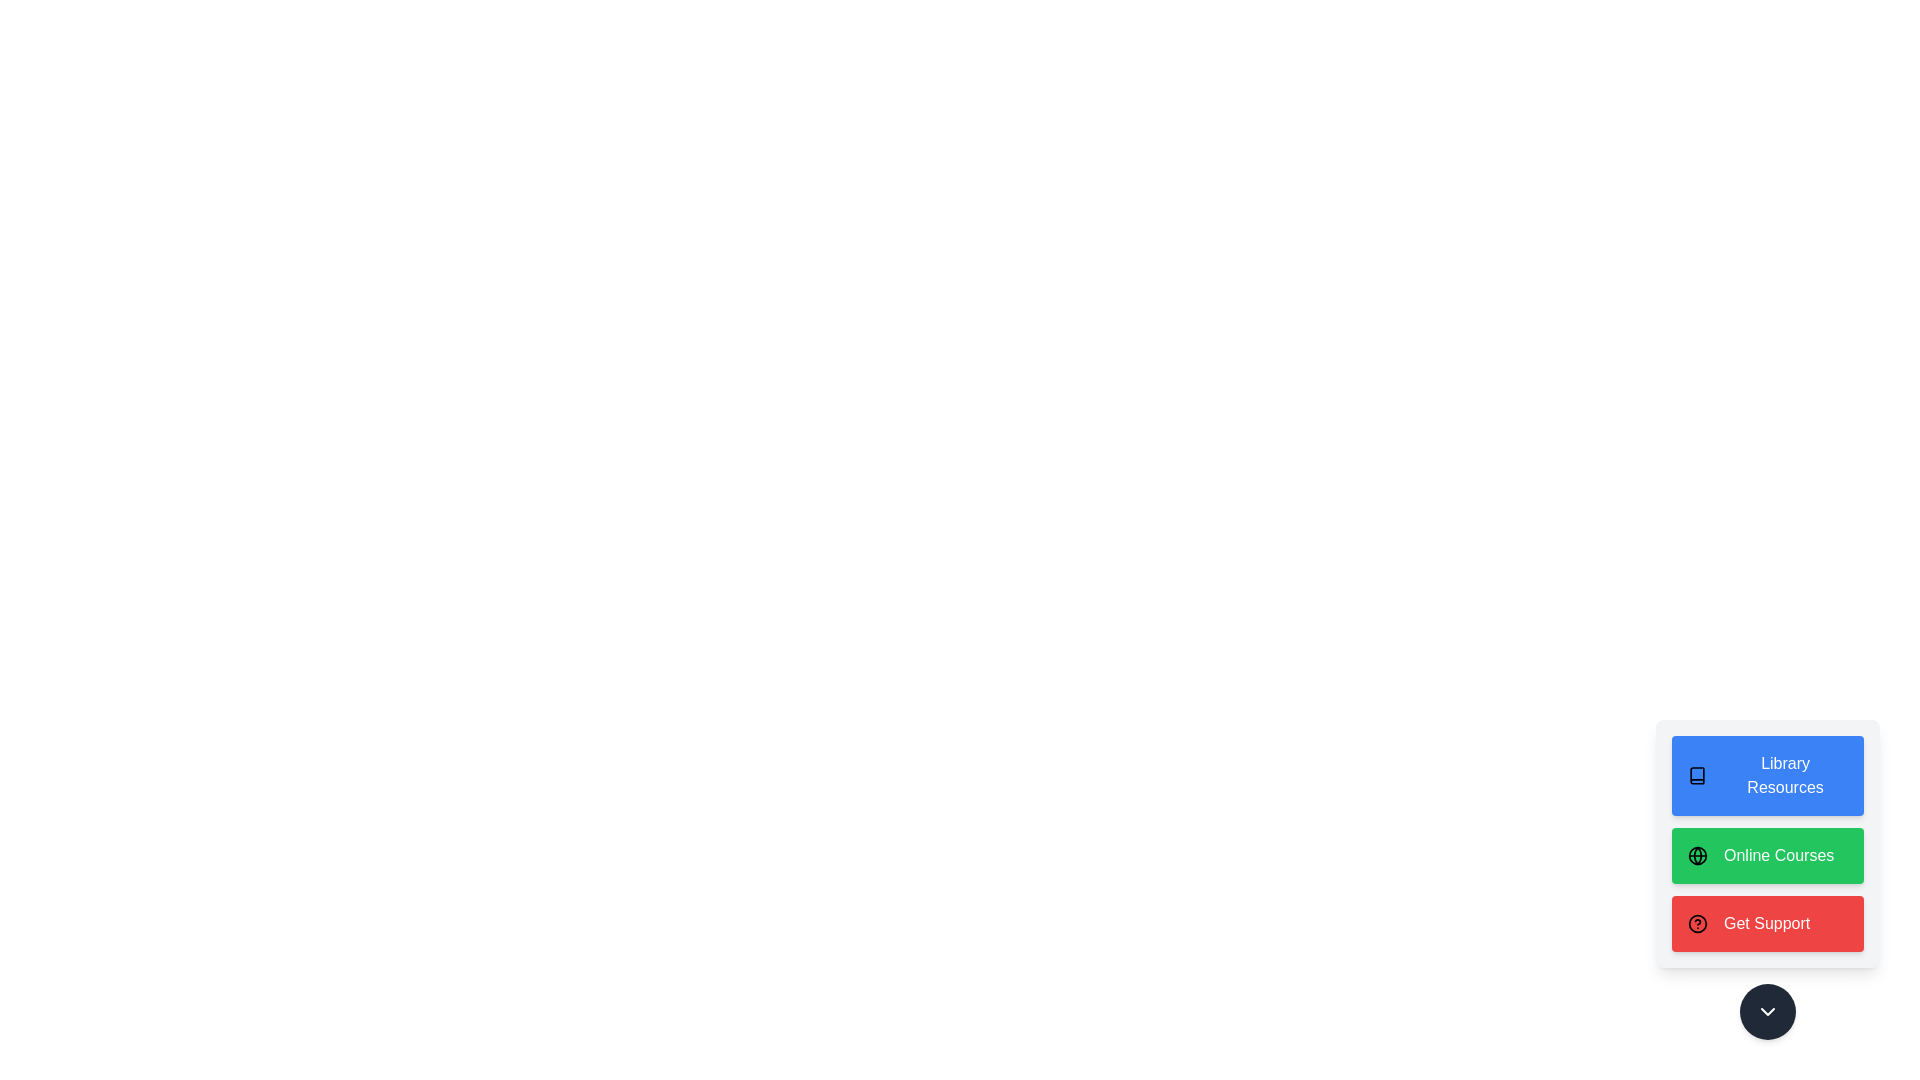  What do you see at coordinates (1767, 855) in the screenshot?
I see `the Online Courses button in the speed dial to select it` at bounding box center [1767, 855].